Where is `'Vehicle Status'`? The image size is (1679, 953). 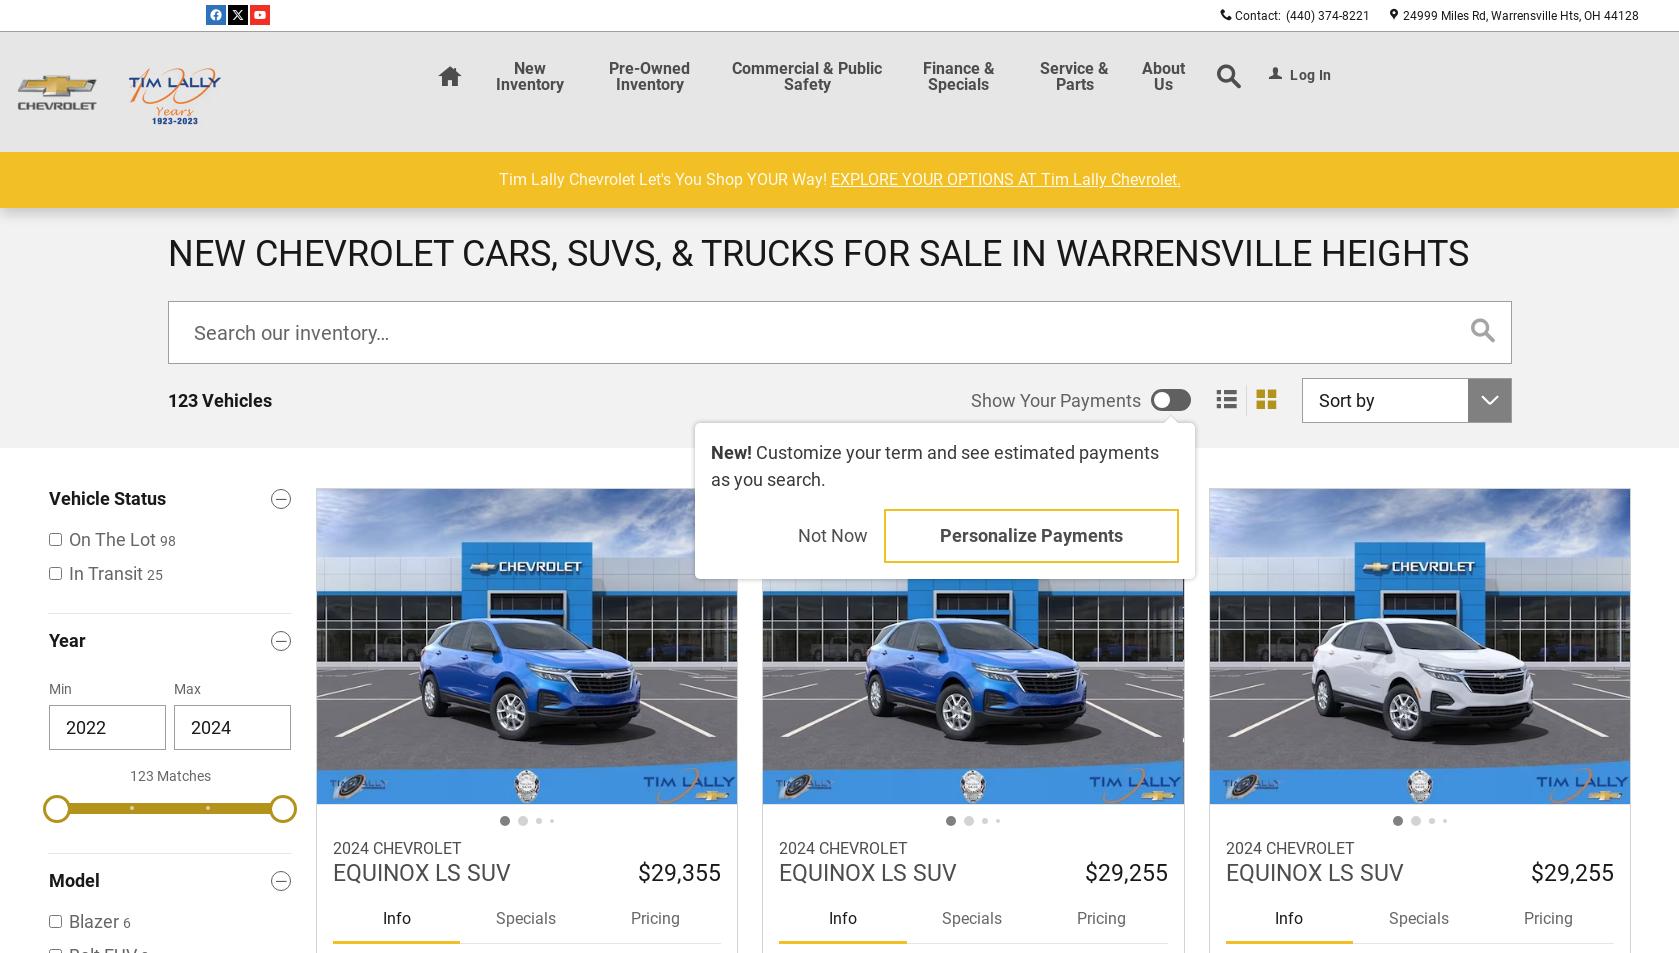
'Vehicle Status' is located at coordinates (107, 498).